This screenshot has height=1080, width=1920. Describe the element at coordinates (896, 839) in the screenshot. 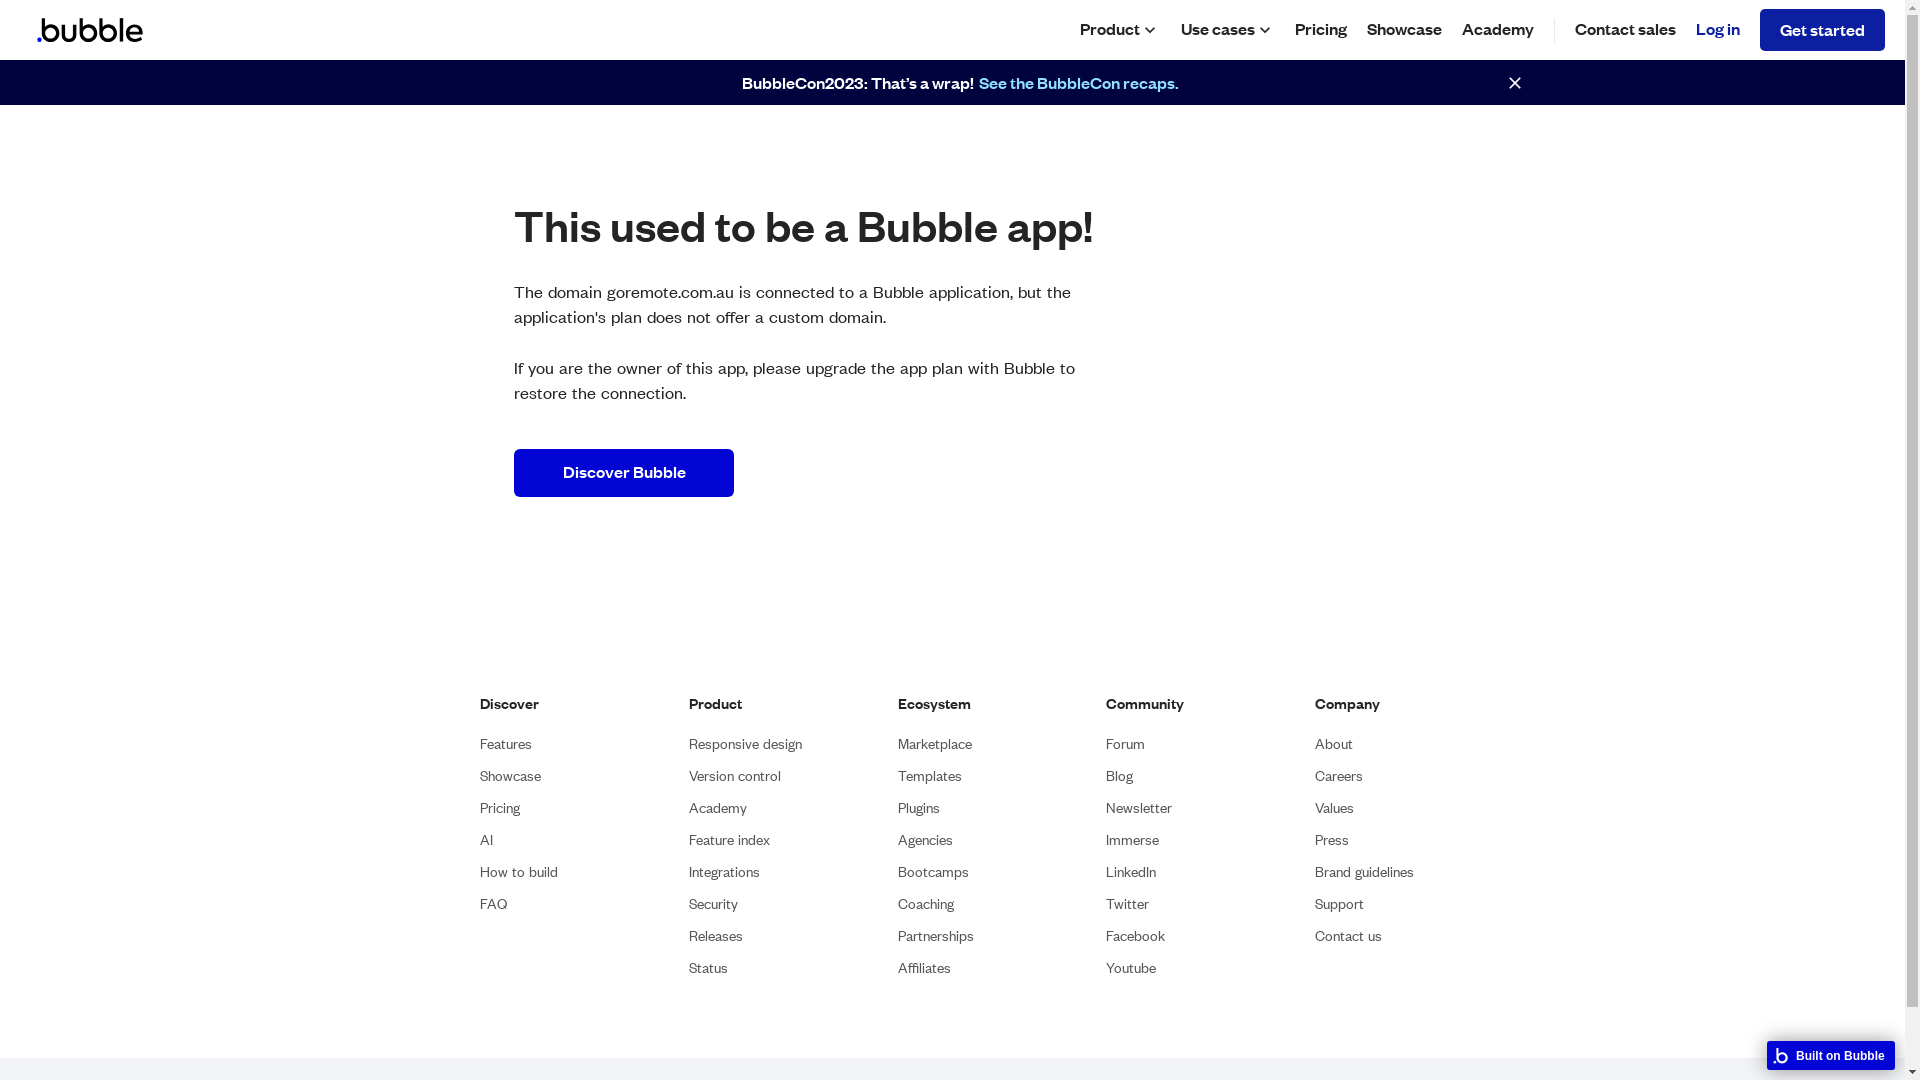

I see `'Agencies'` at that location.